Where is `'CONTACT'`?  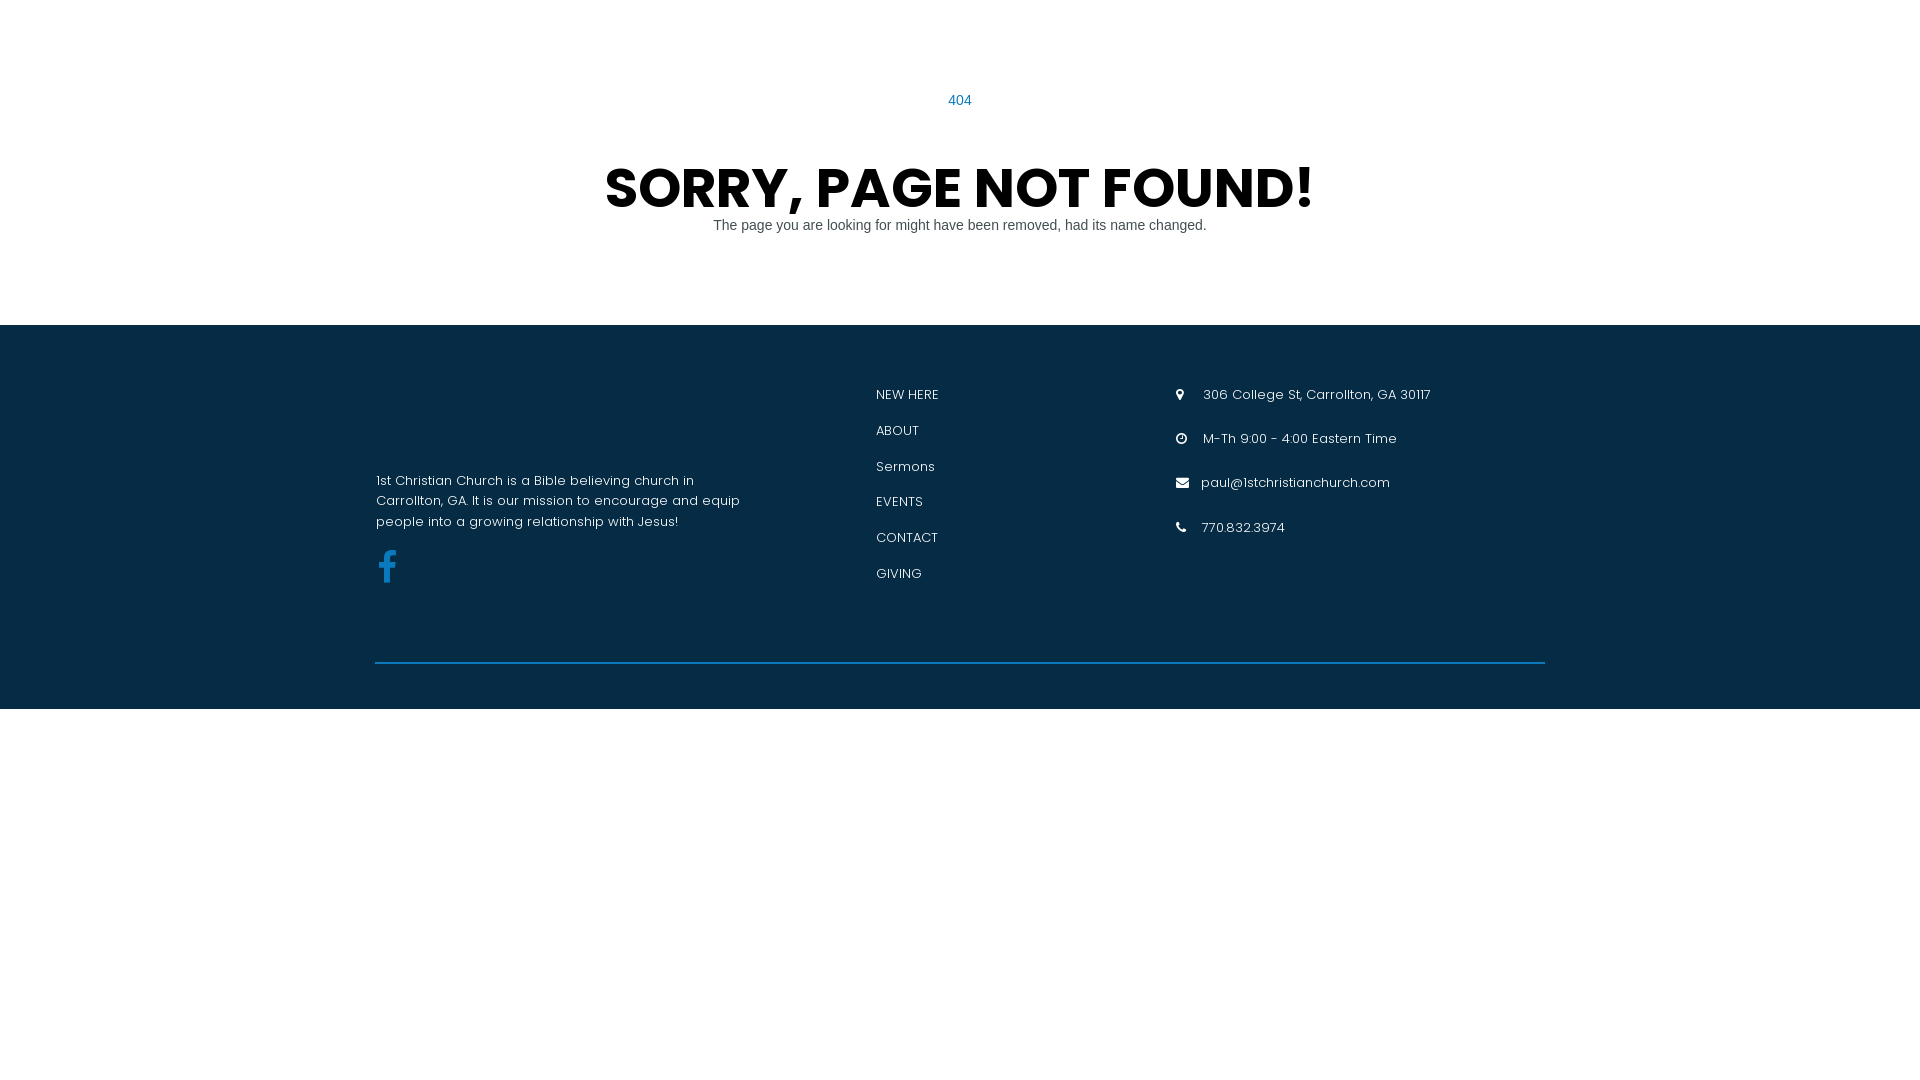
'CONTACT' is located at coordinates (875, 536).